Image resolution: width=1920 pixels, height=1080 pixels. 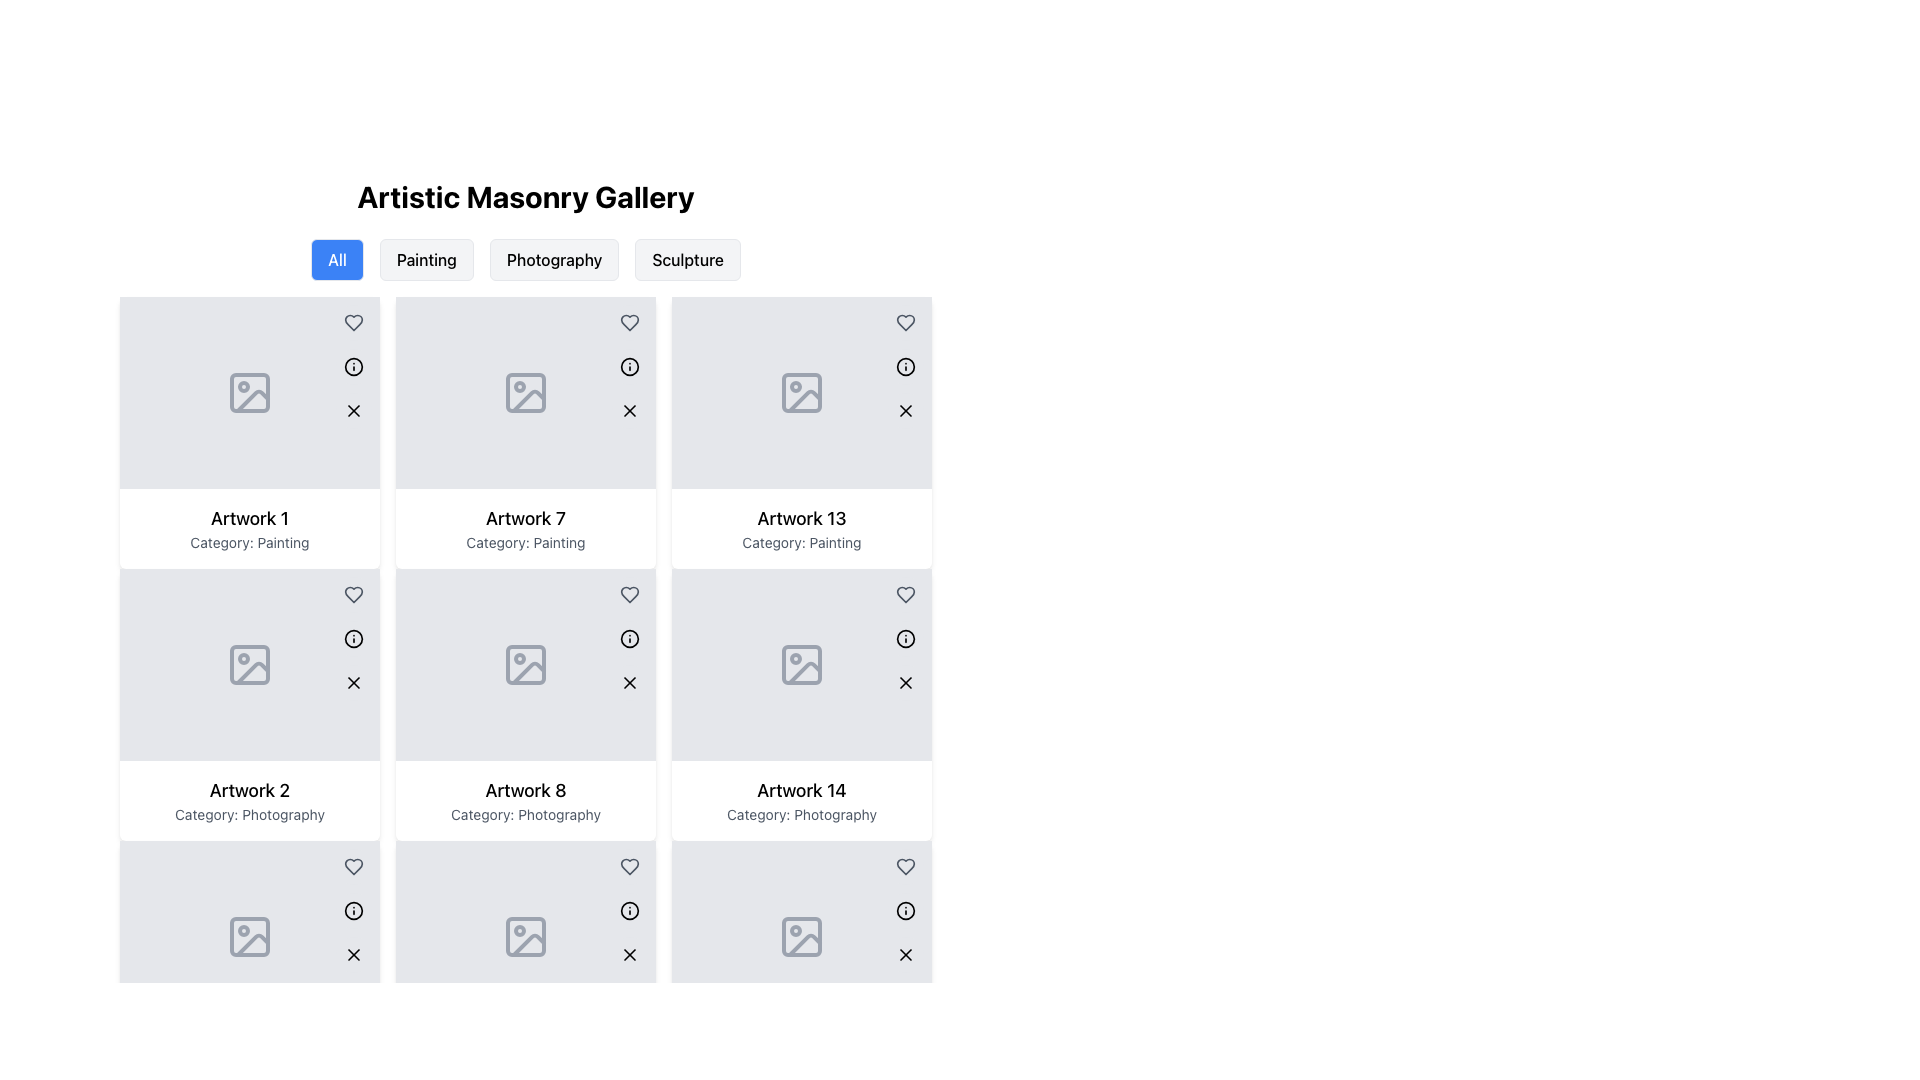 What do you see at coordinates (248, 704) in the screenshot?
I see `the second card from the top in the first column of the multi-column grid layout that displays artwork information, allowing interaction with the card or its icons` at bounding box center [248, 704].